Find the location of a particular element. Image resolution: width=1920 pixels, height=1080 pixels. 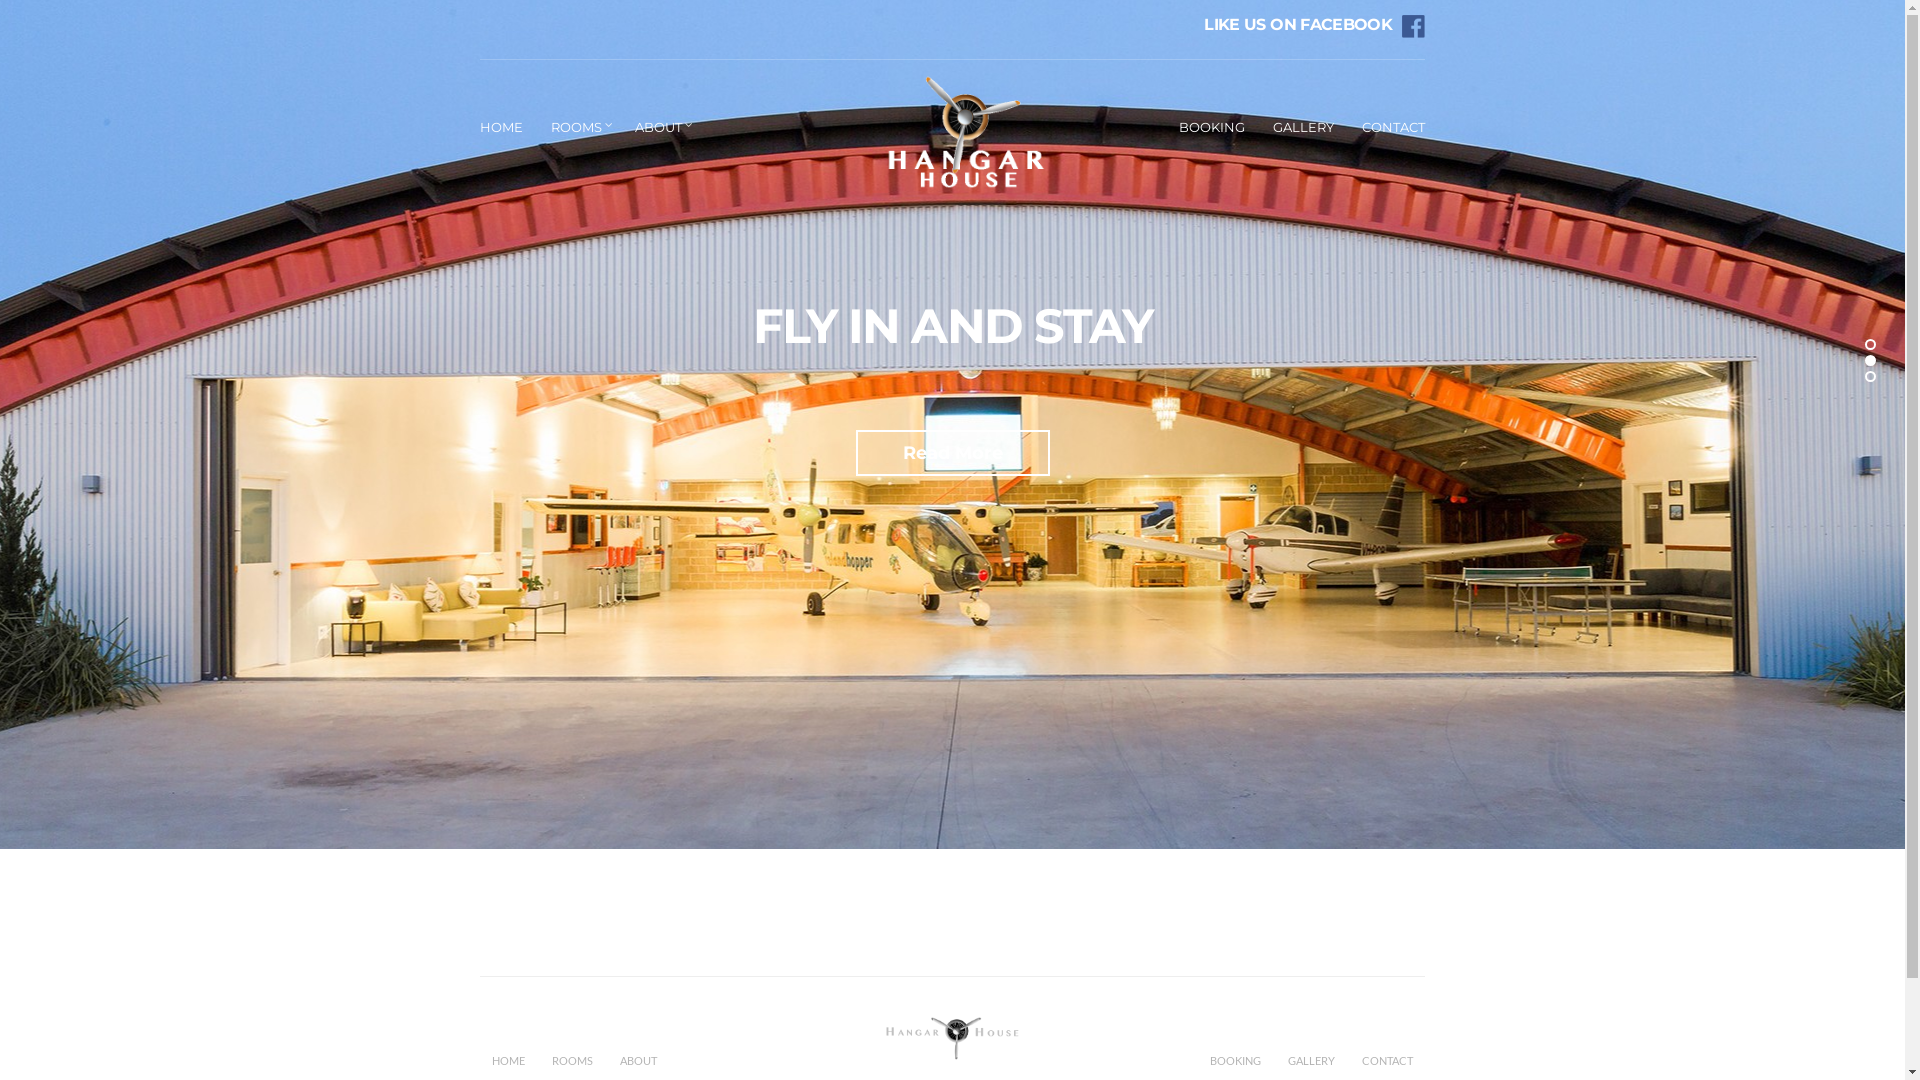

'2' is located at coordinates (1869, 360).